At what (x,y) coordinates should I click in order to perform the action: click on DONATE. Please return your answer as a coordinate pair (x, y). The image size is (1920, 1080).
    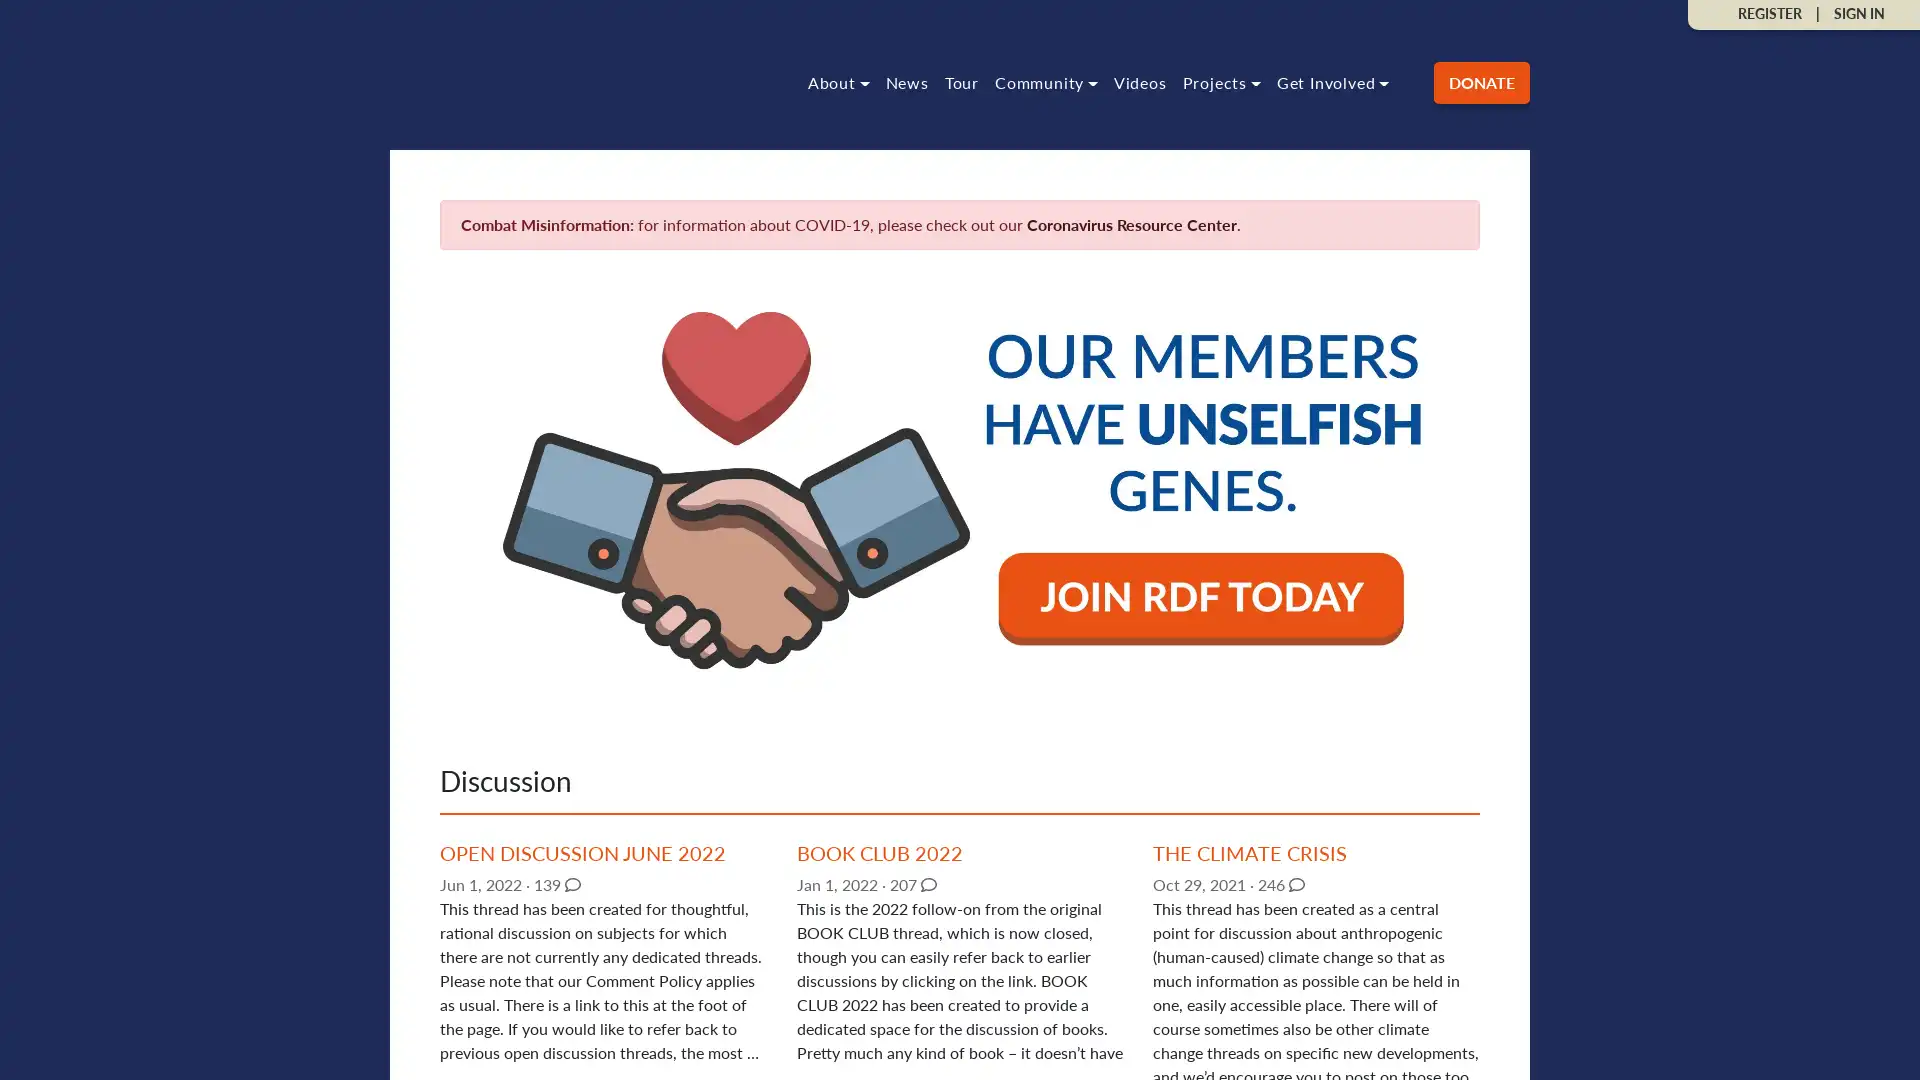
    Looking at the image, I should click on (1482, 80).